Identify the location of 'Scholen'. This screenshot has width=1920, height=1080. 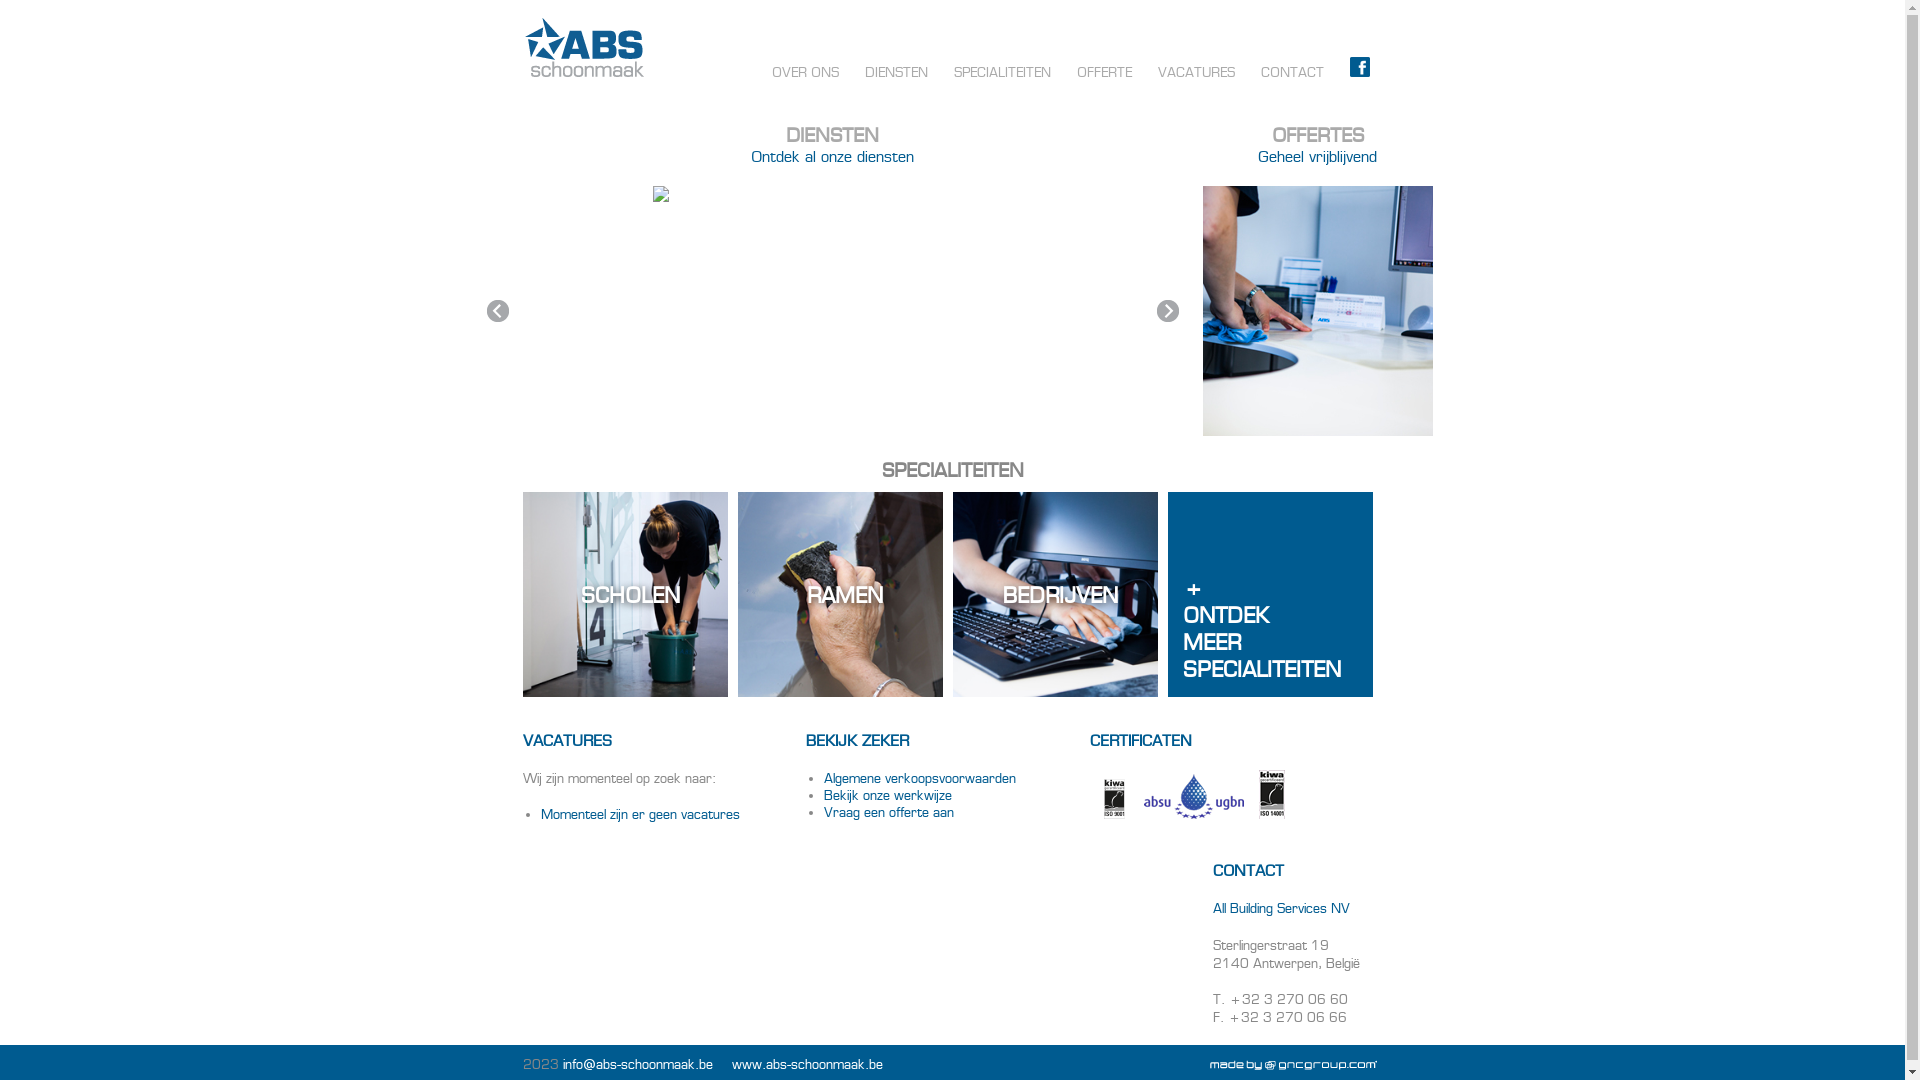
(623, 593).